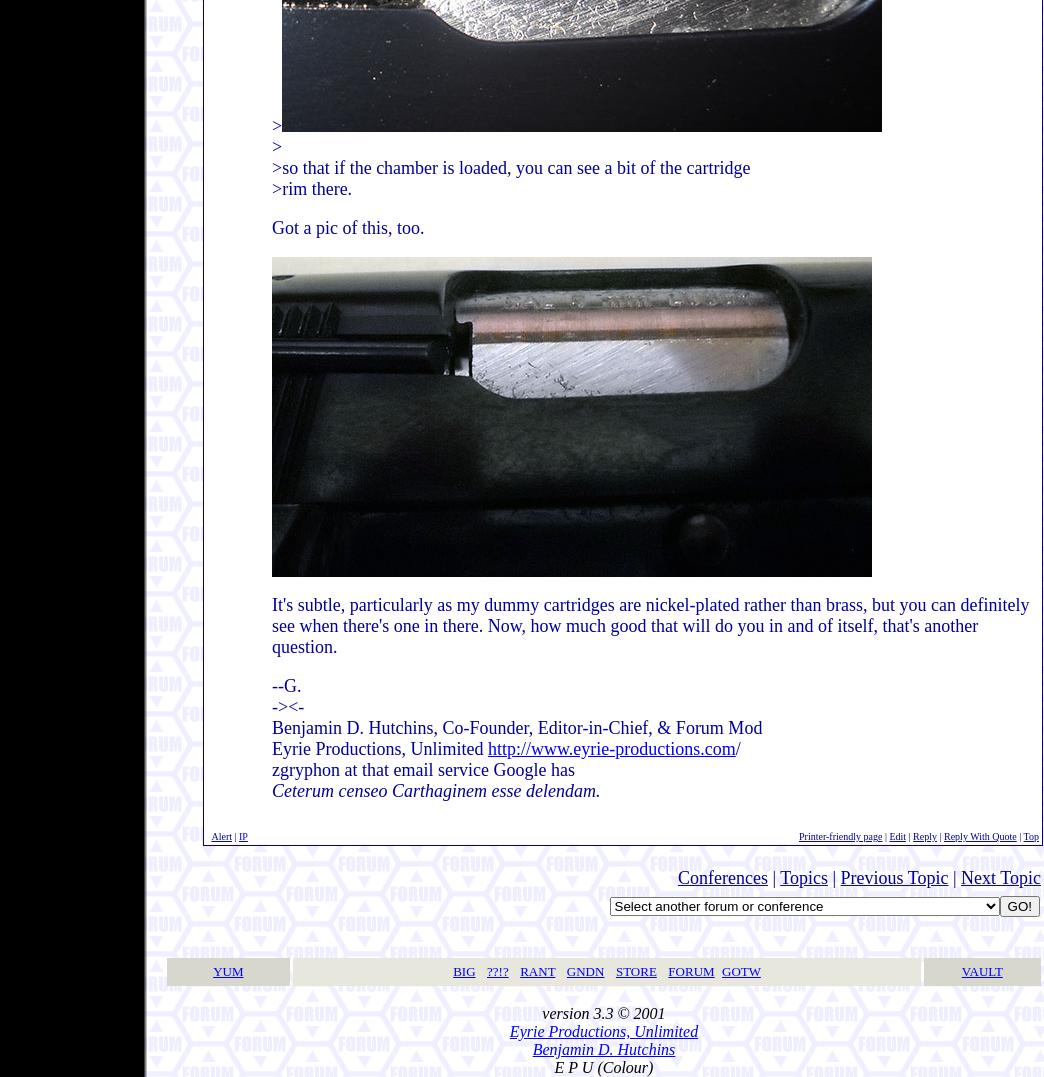 This screenshot has width=1044, height=1077. Describe the element at coordinates (287, 707) in the screenshot. I see `'-><-'` at that location.